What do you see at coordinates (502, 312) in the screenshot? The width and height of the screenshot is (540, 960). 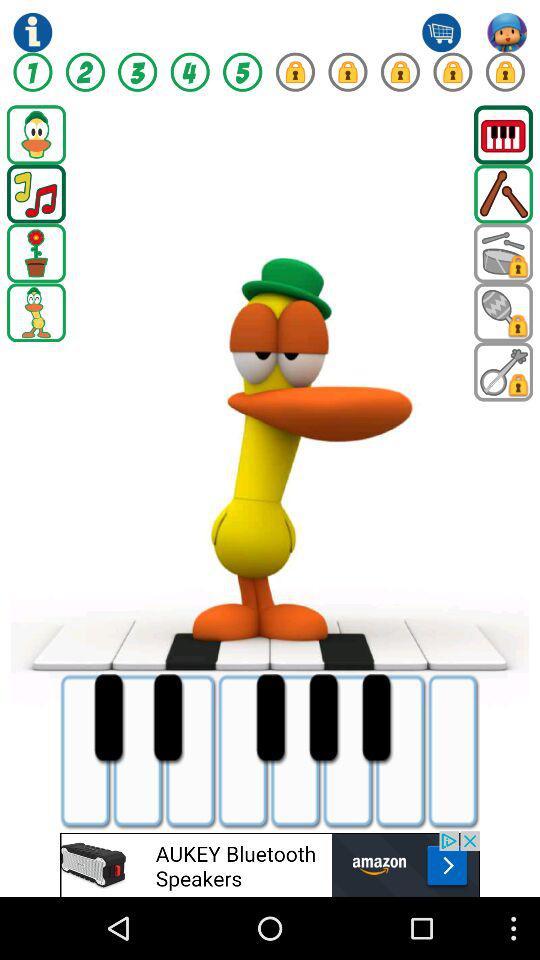 I see `option` at bounding box center [502, 312].